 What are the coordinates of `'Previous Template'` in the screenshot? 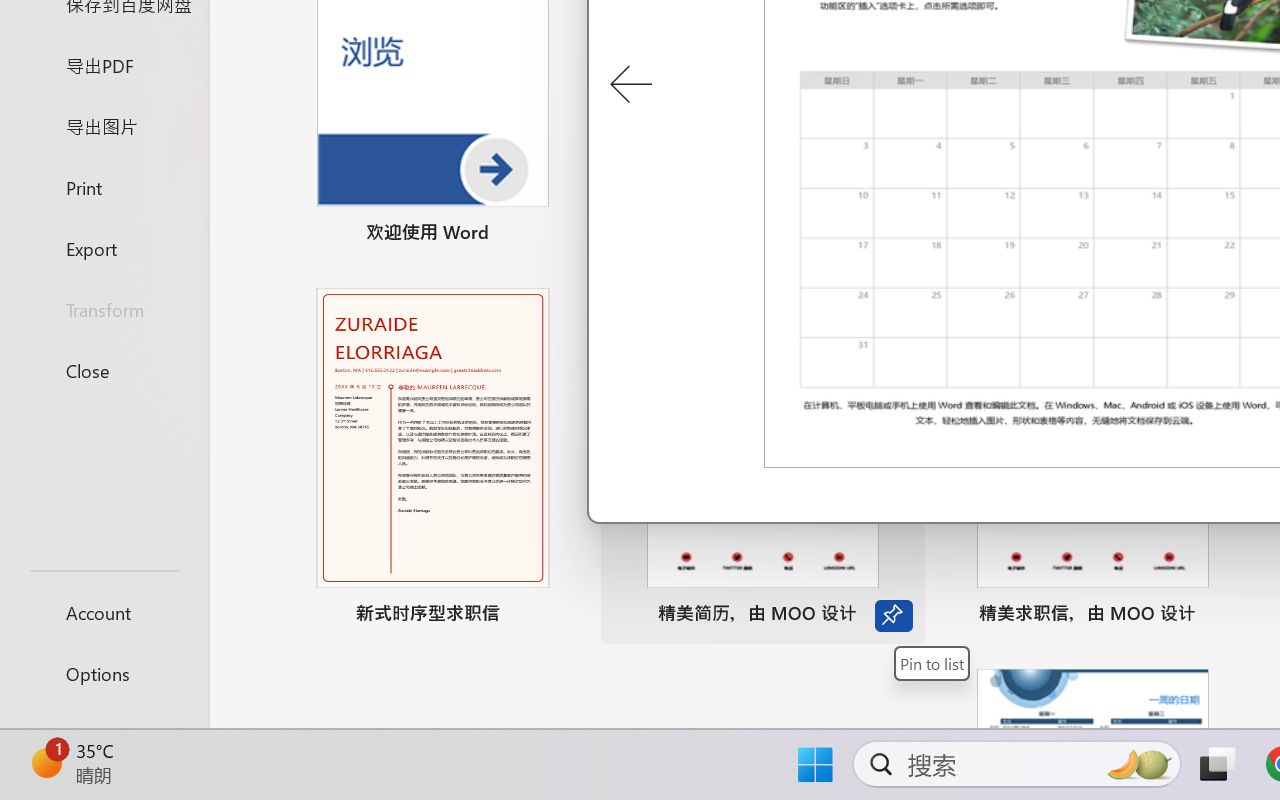 It's located at (630, 85).